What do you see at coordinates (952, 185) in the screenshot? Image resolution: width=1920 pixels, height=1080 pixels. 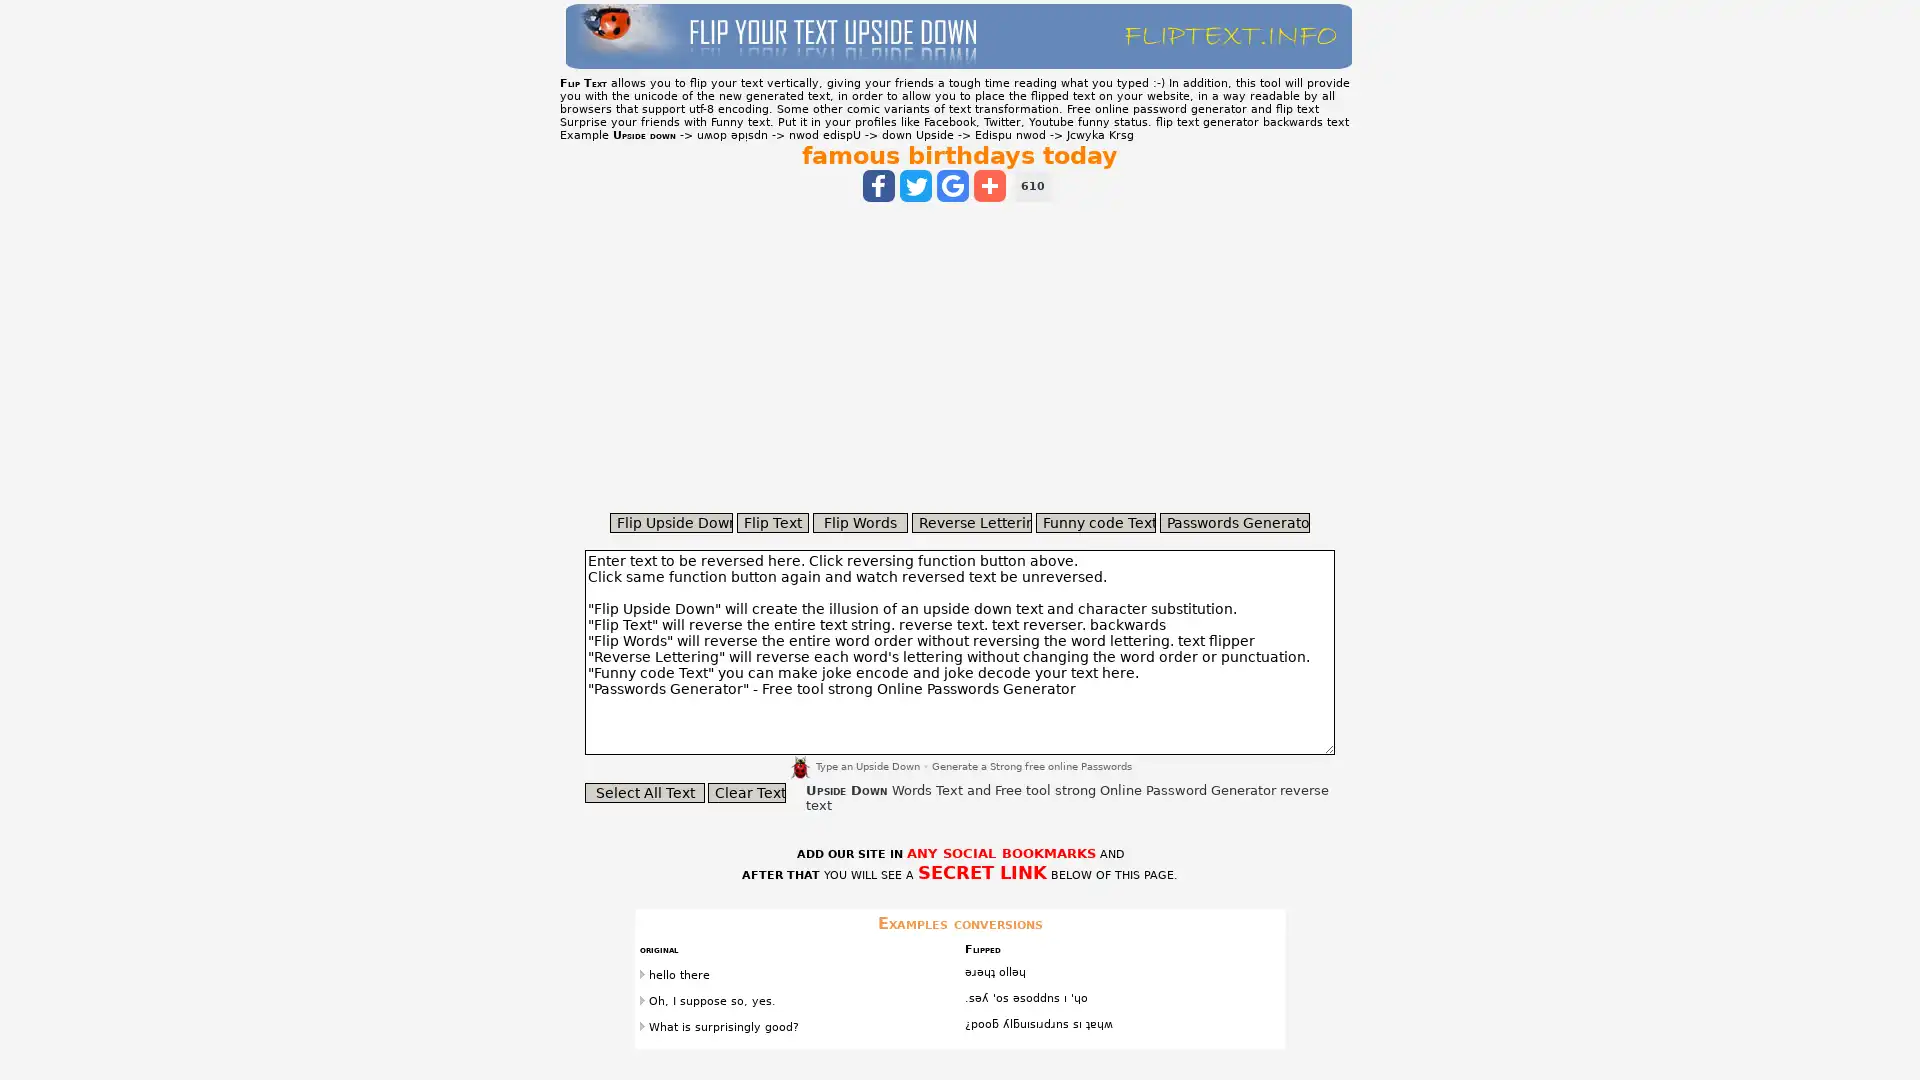 I see `Share to Google Bookmark` at bounding box center [952, 185].